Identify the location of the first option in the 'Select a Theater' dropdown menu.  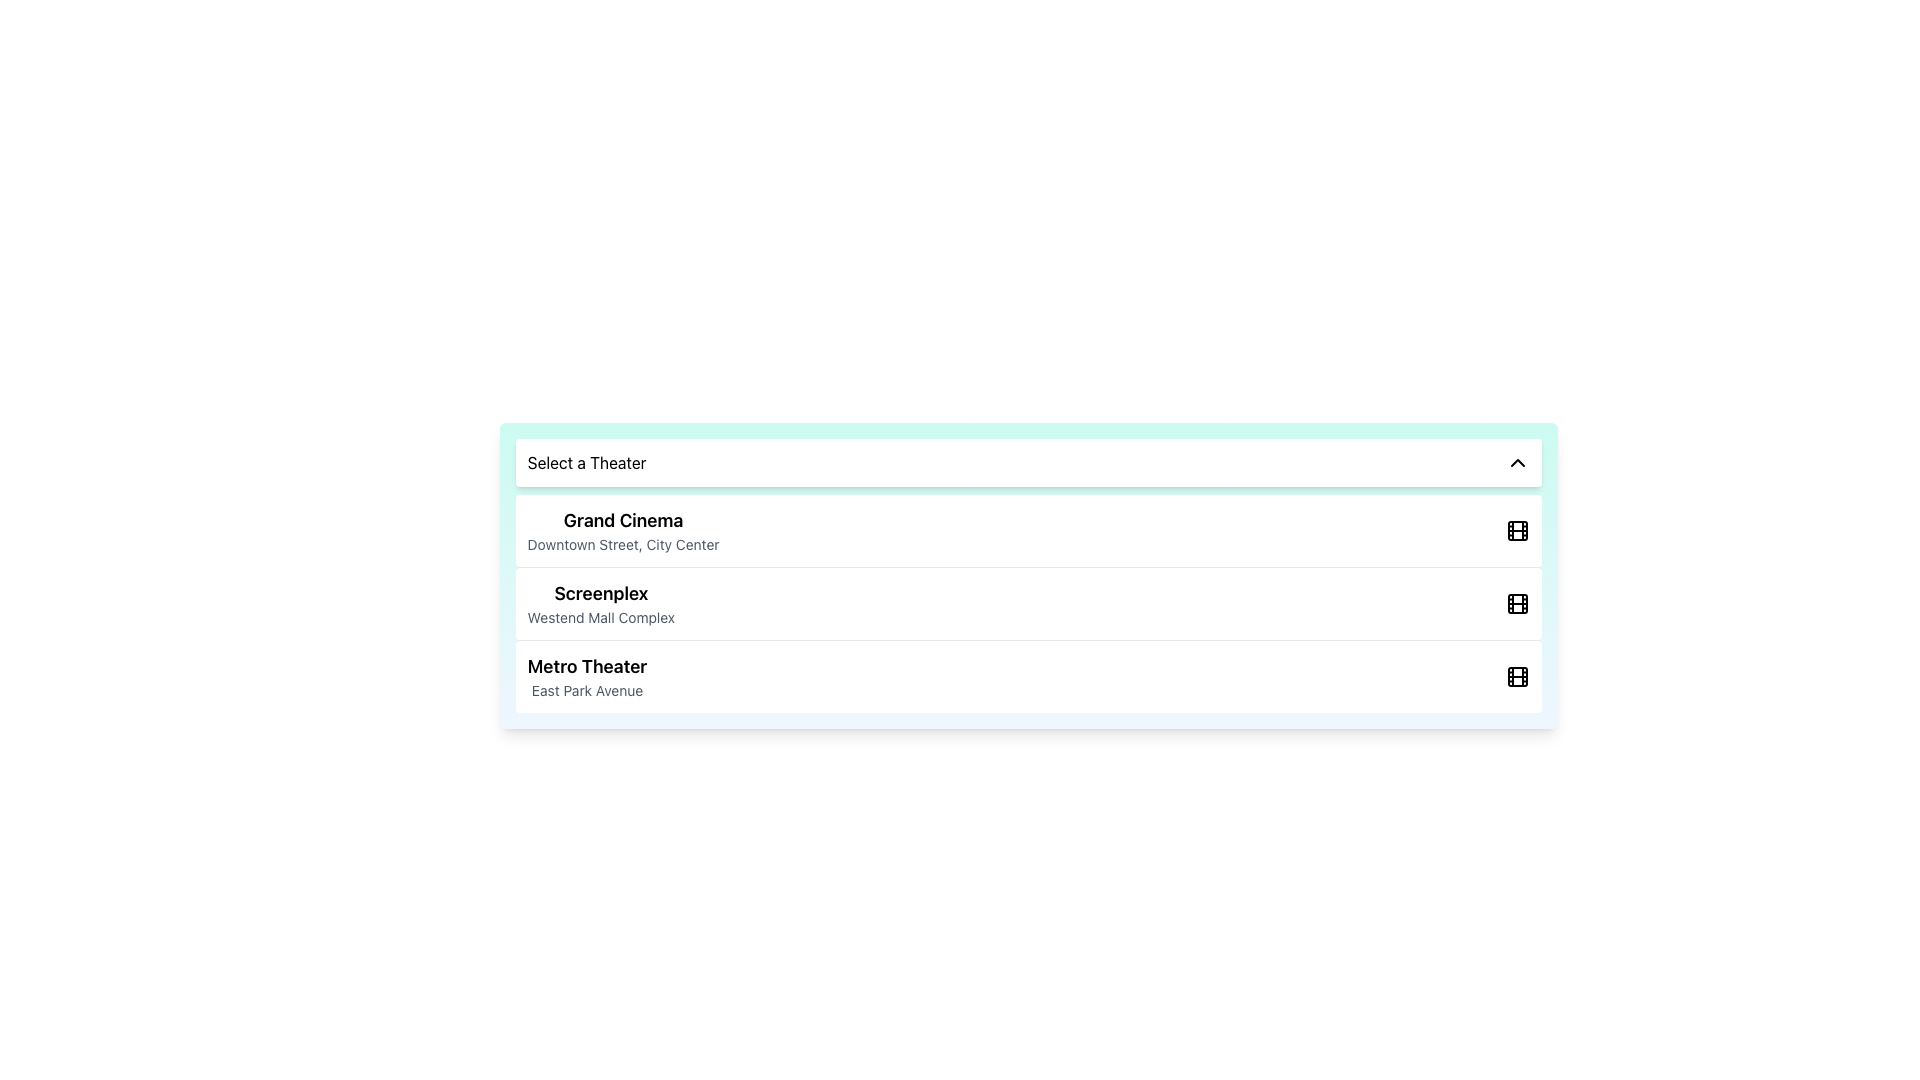
(1028, 530).